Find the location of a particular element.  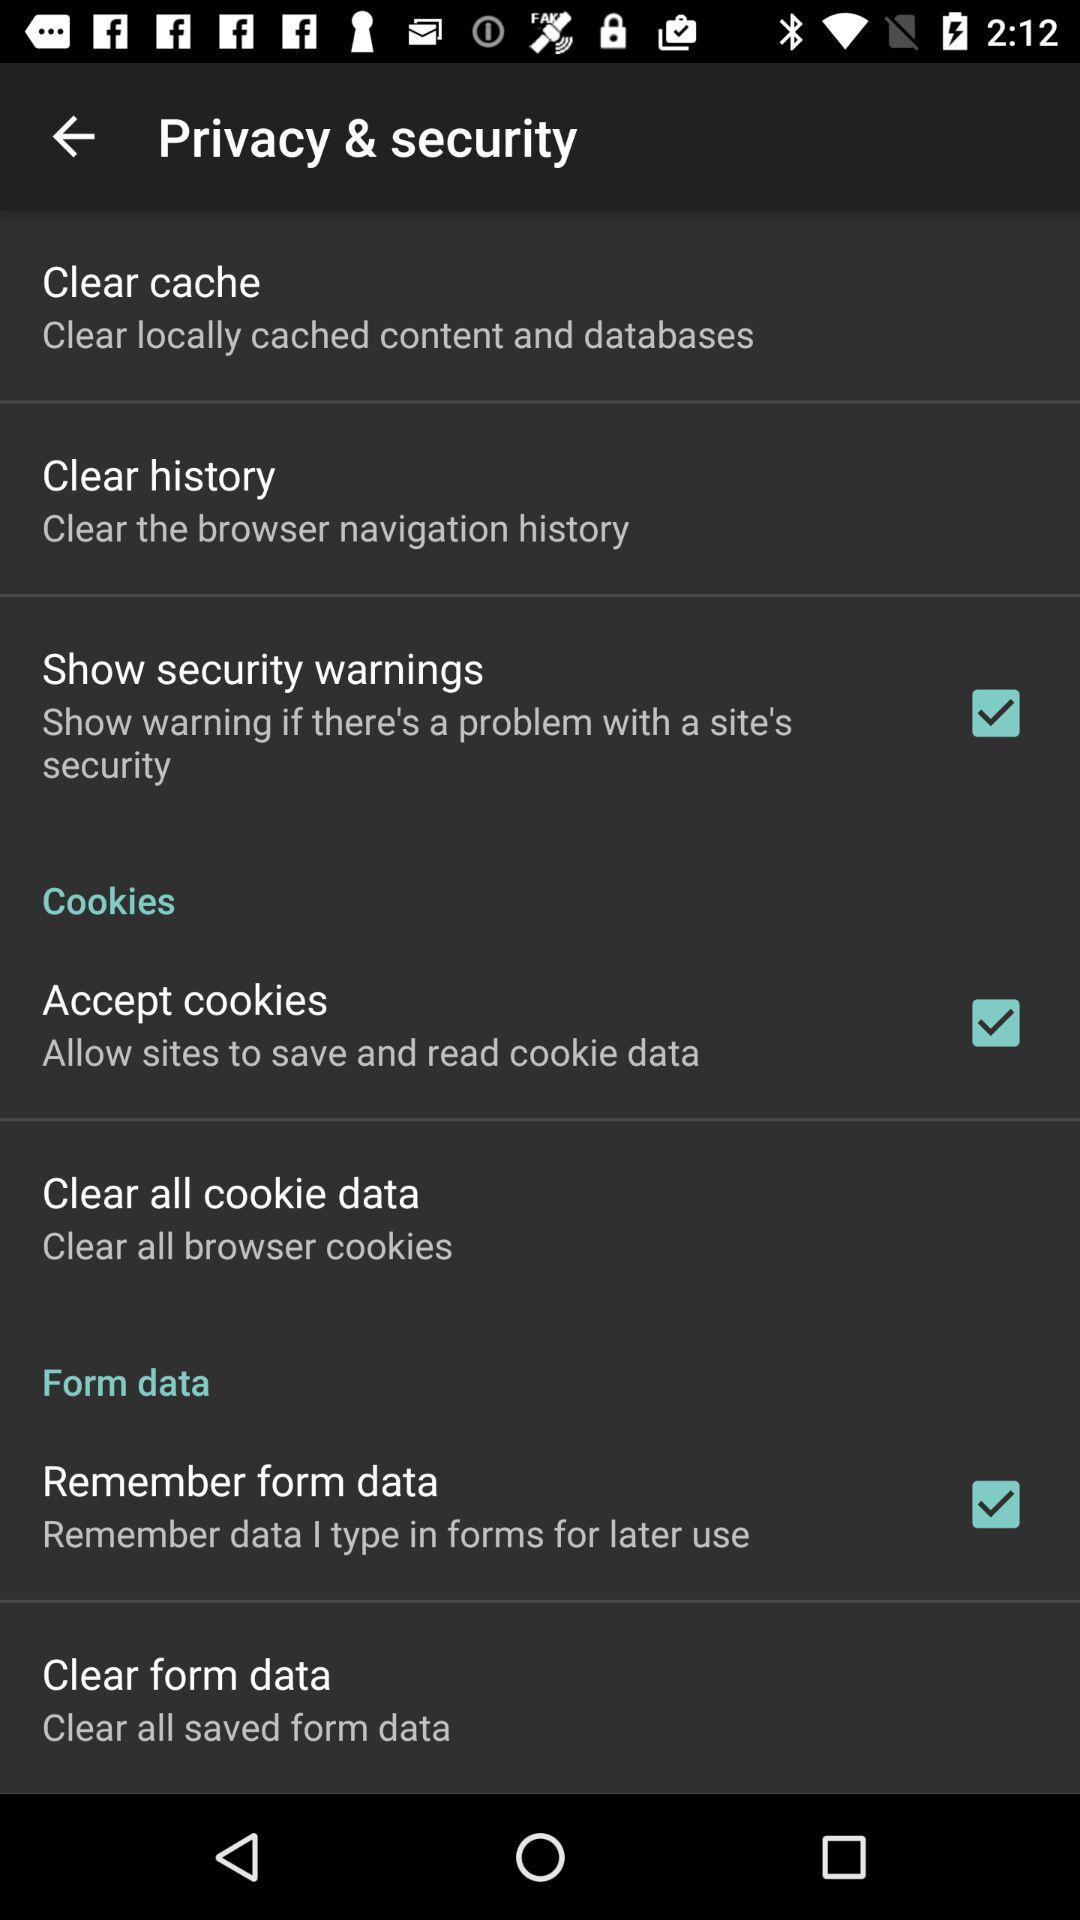

accept cookies is located at coordinates (185, 998).